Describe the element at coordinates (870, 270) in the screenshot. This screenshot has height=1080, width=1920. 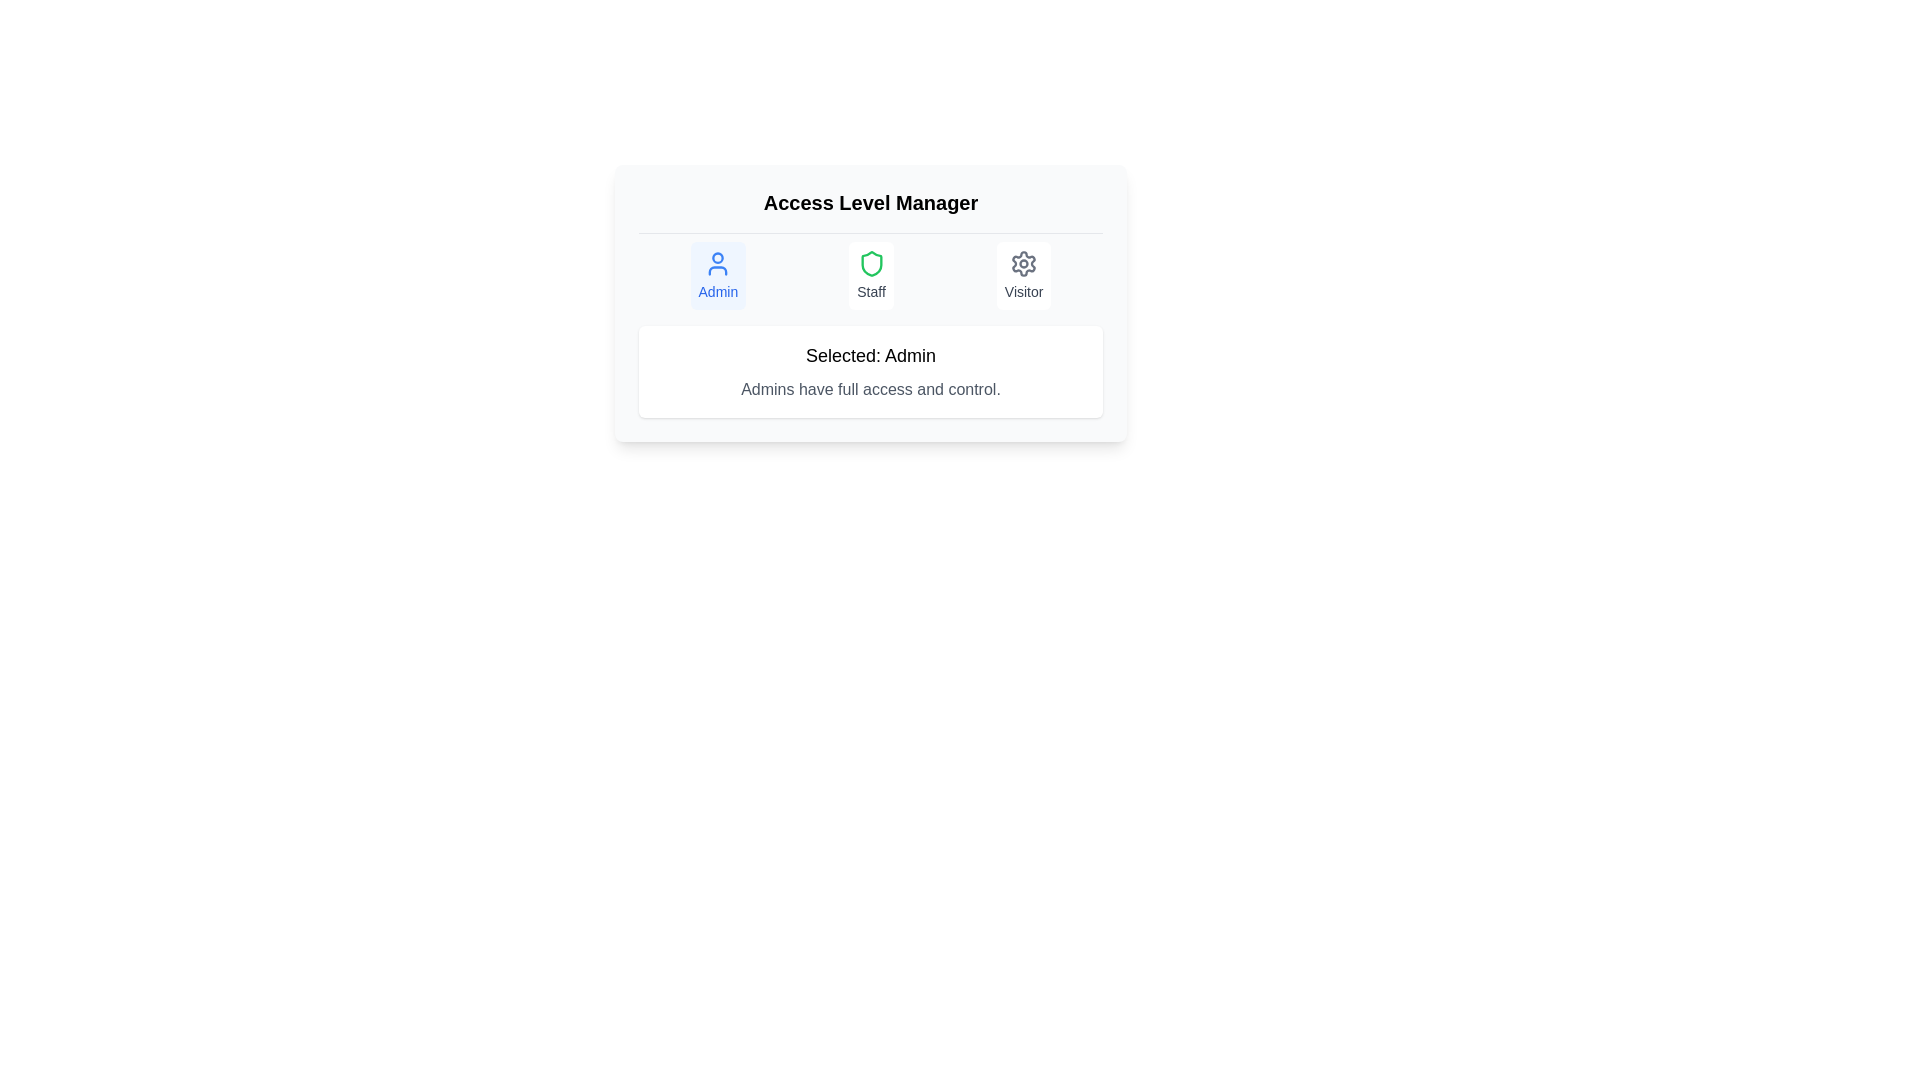
I see `the 'Staff' button in the Group of role selection buttons` at that location.